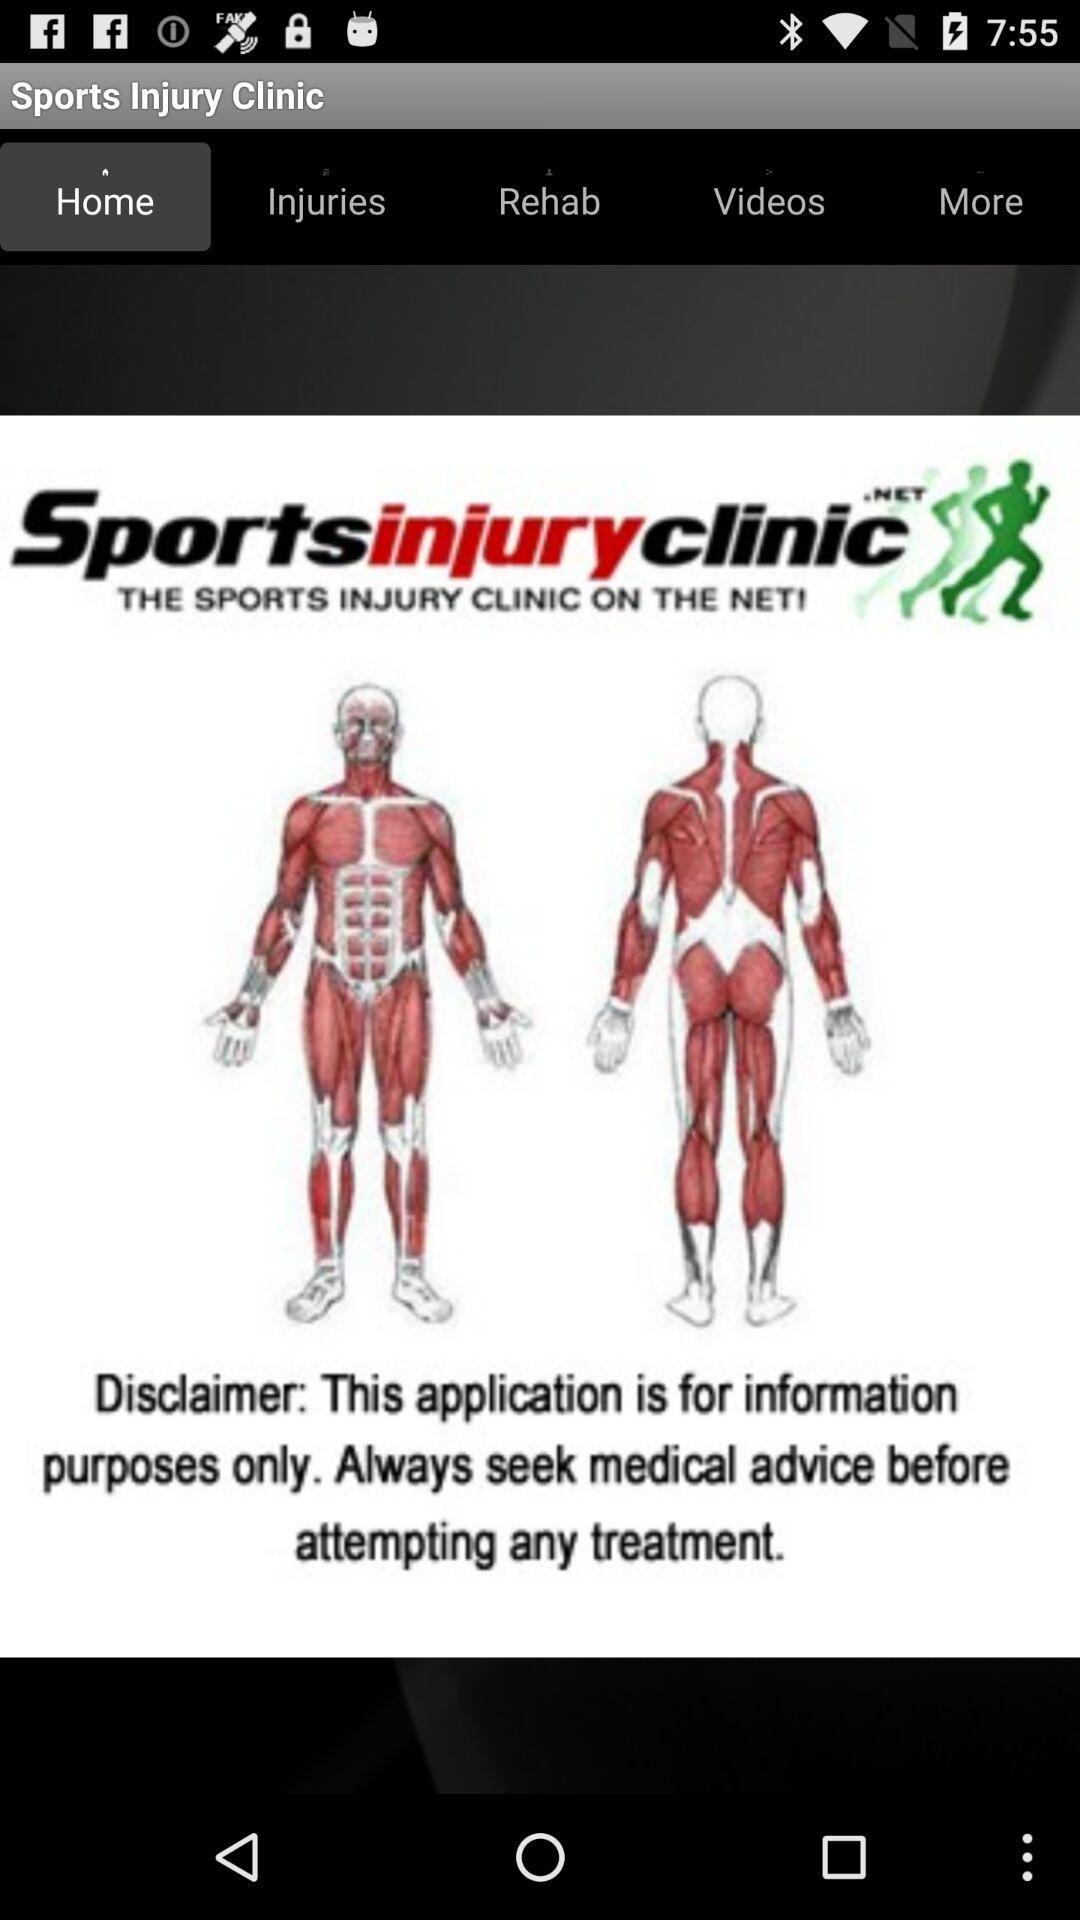  I want to click on button next to the rehab icon, so click(768, 196).